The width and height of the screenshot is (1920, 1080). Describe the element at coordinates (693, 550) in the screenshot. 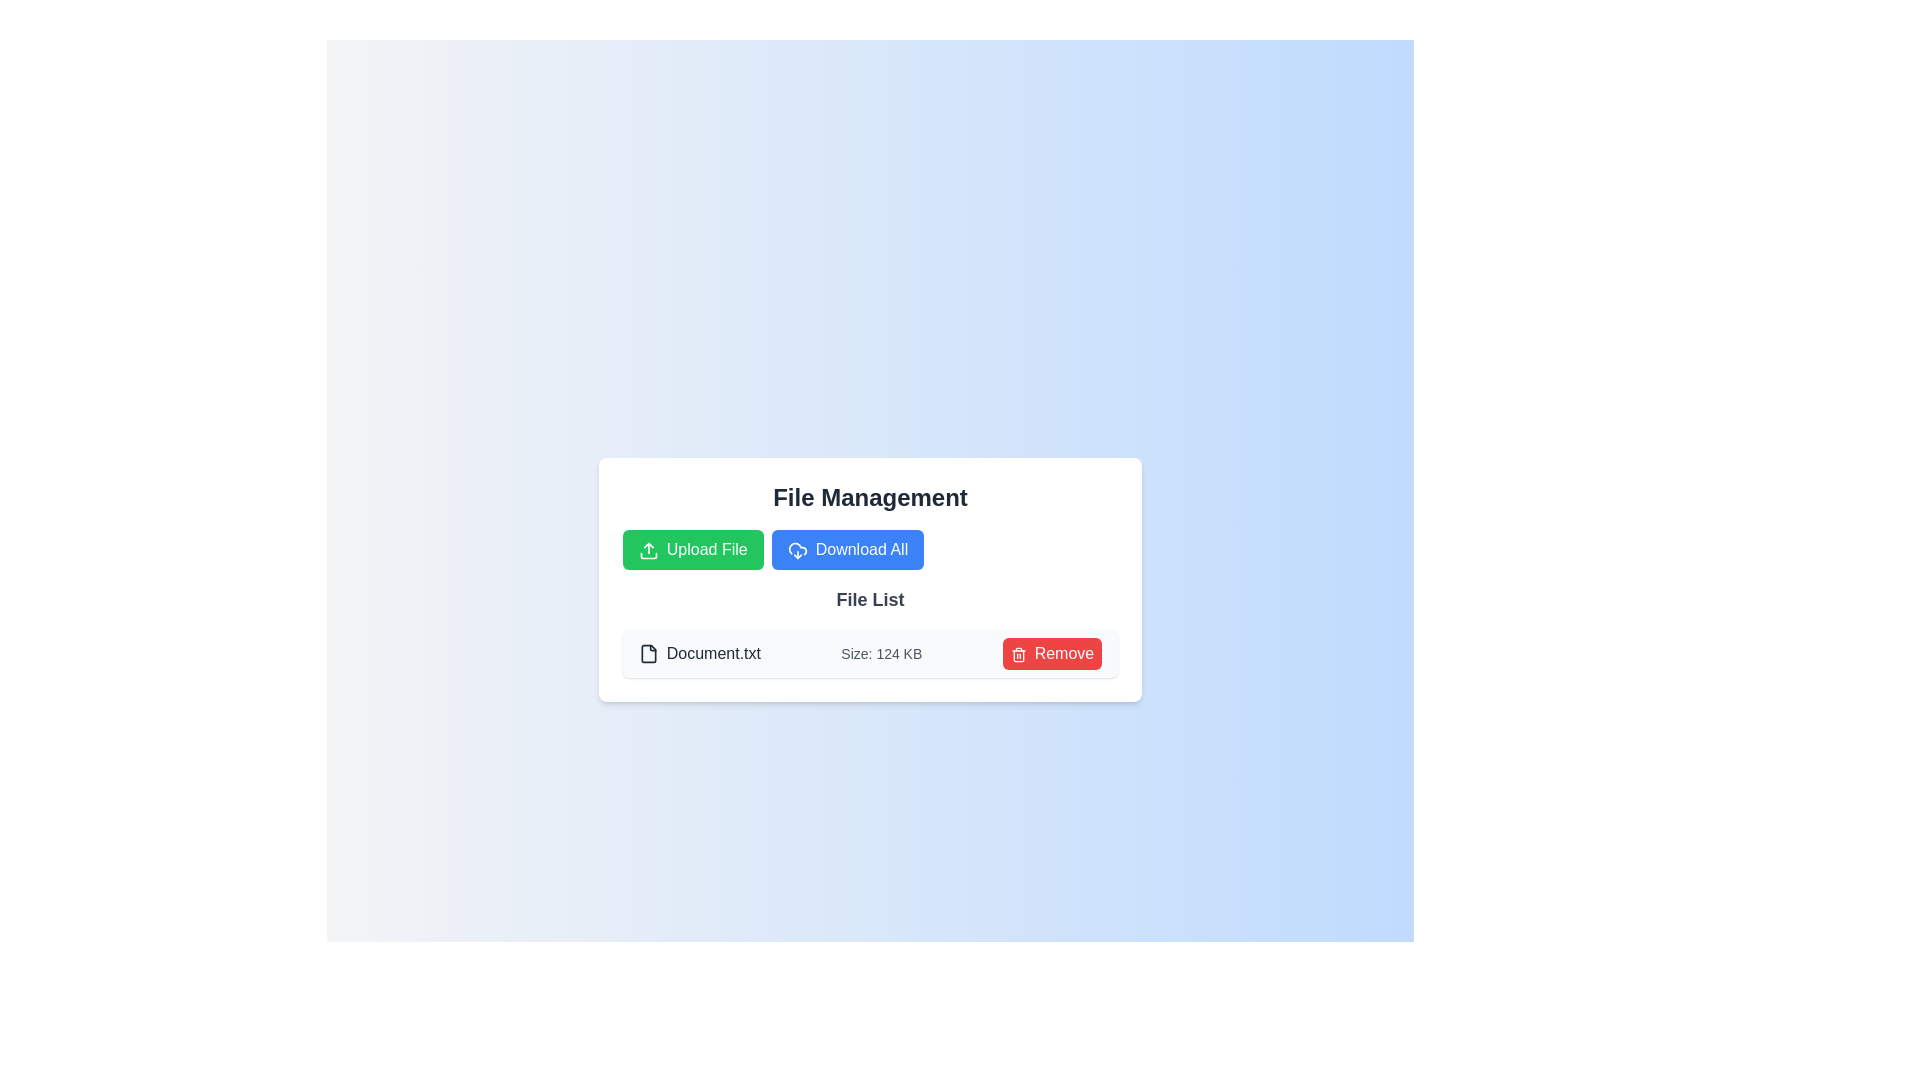

I see `the green 'Upload File' button with a white upload icon` at that location.